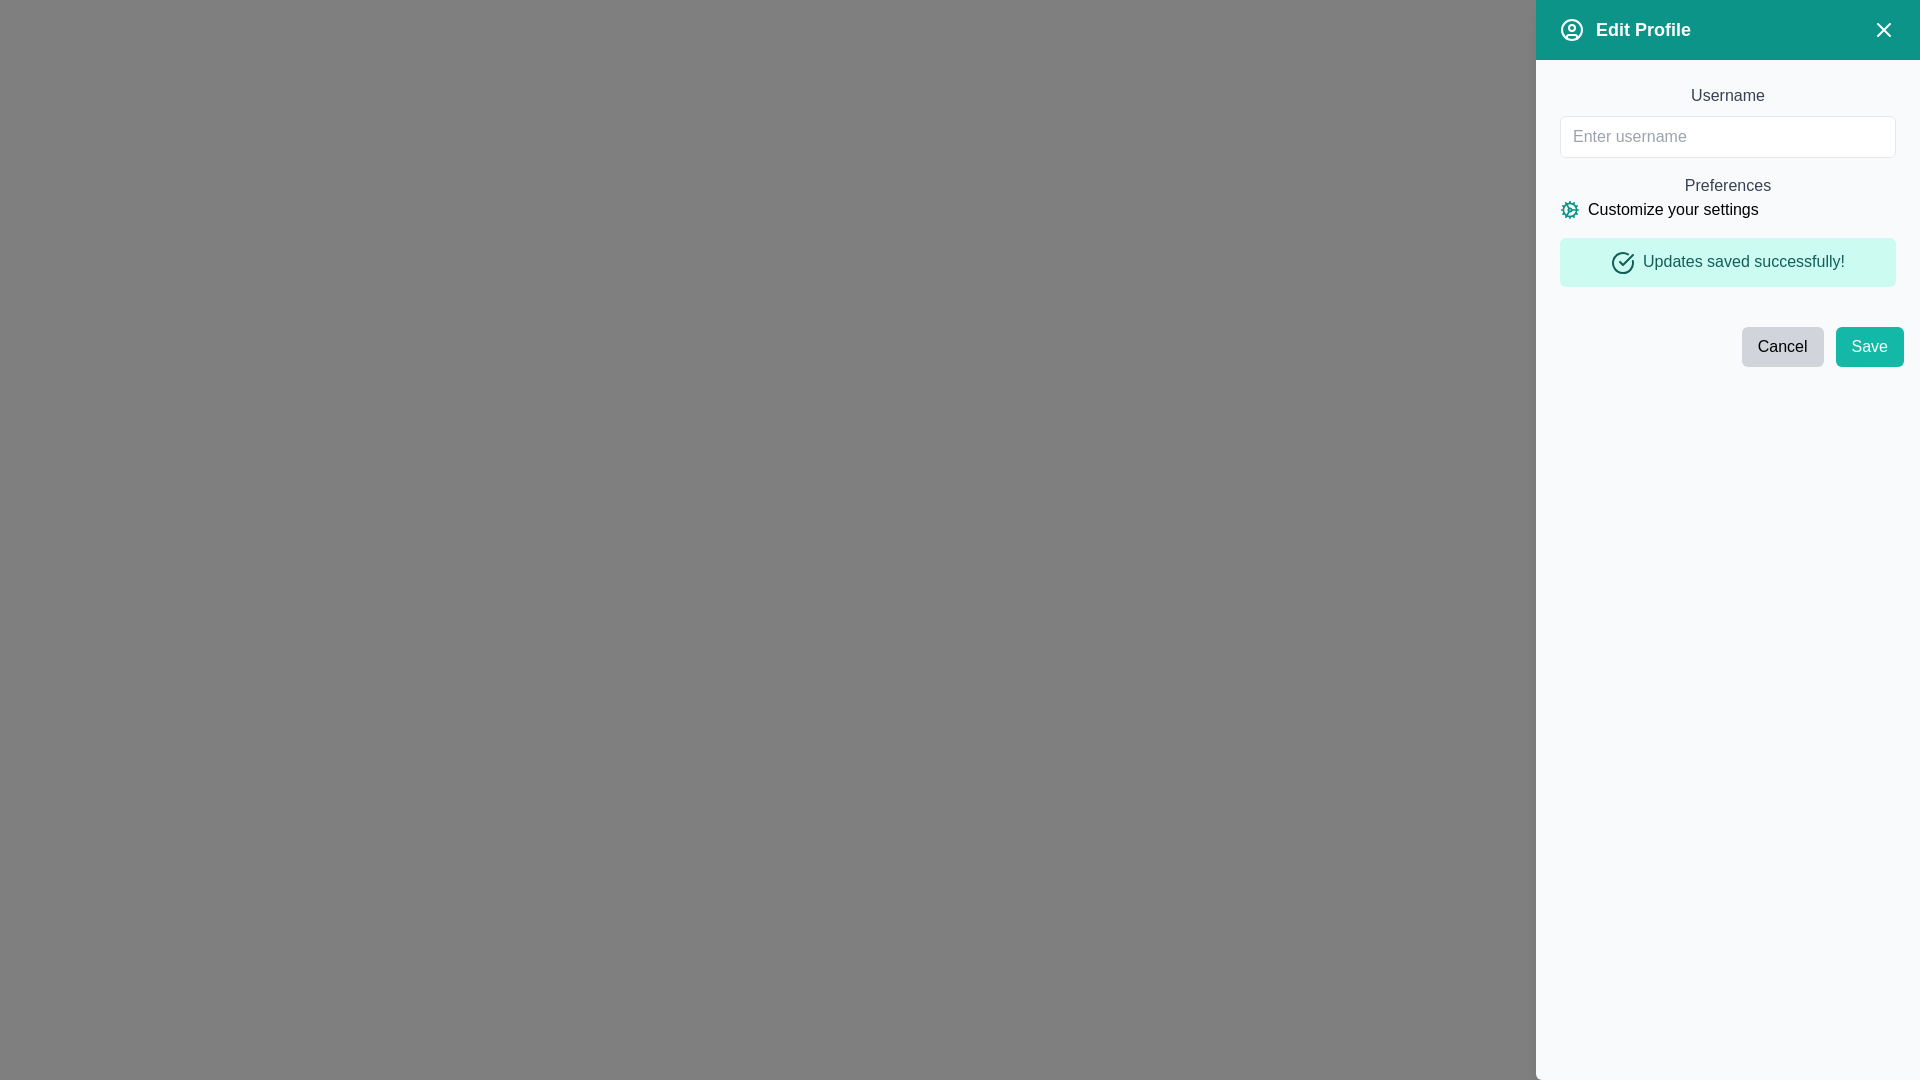 The width and height of the screenshot is (1920, 1080). I want to click on the text label that serves as a heading for the settings customization functionality in the 'Edit Profile' modal box, located under the 'Preferences' heading, so click(1673, 209).